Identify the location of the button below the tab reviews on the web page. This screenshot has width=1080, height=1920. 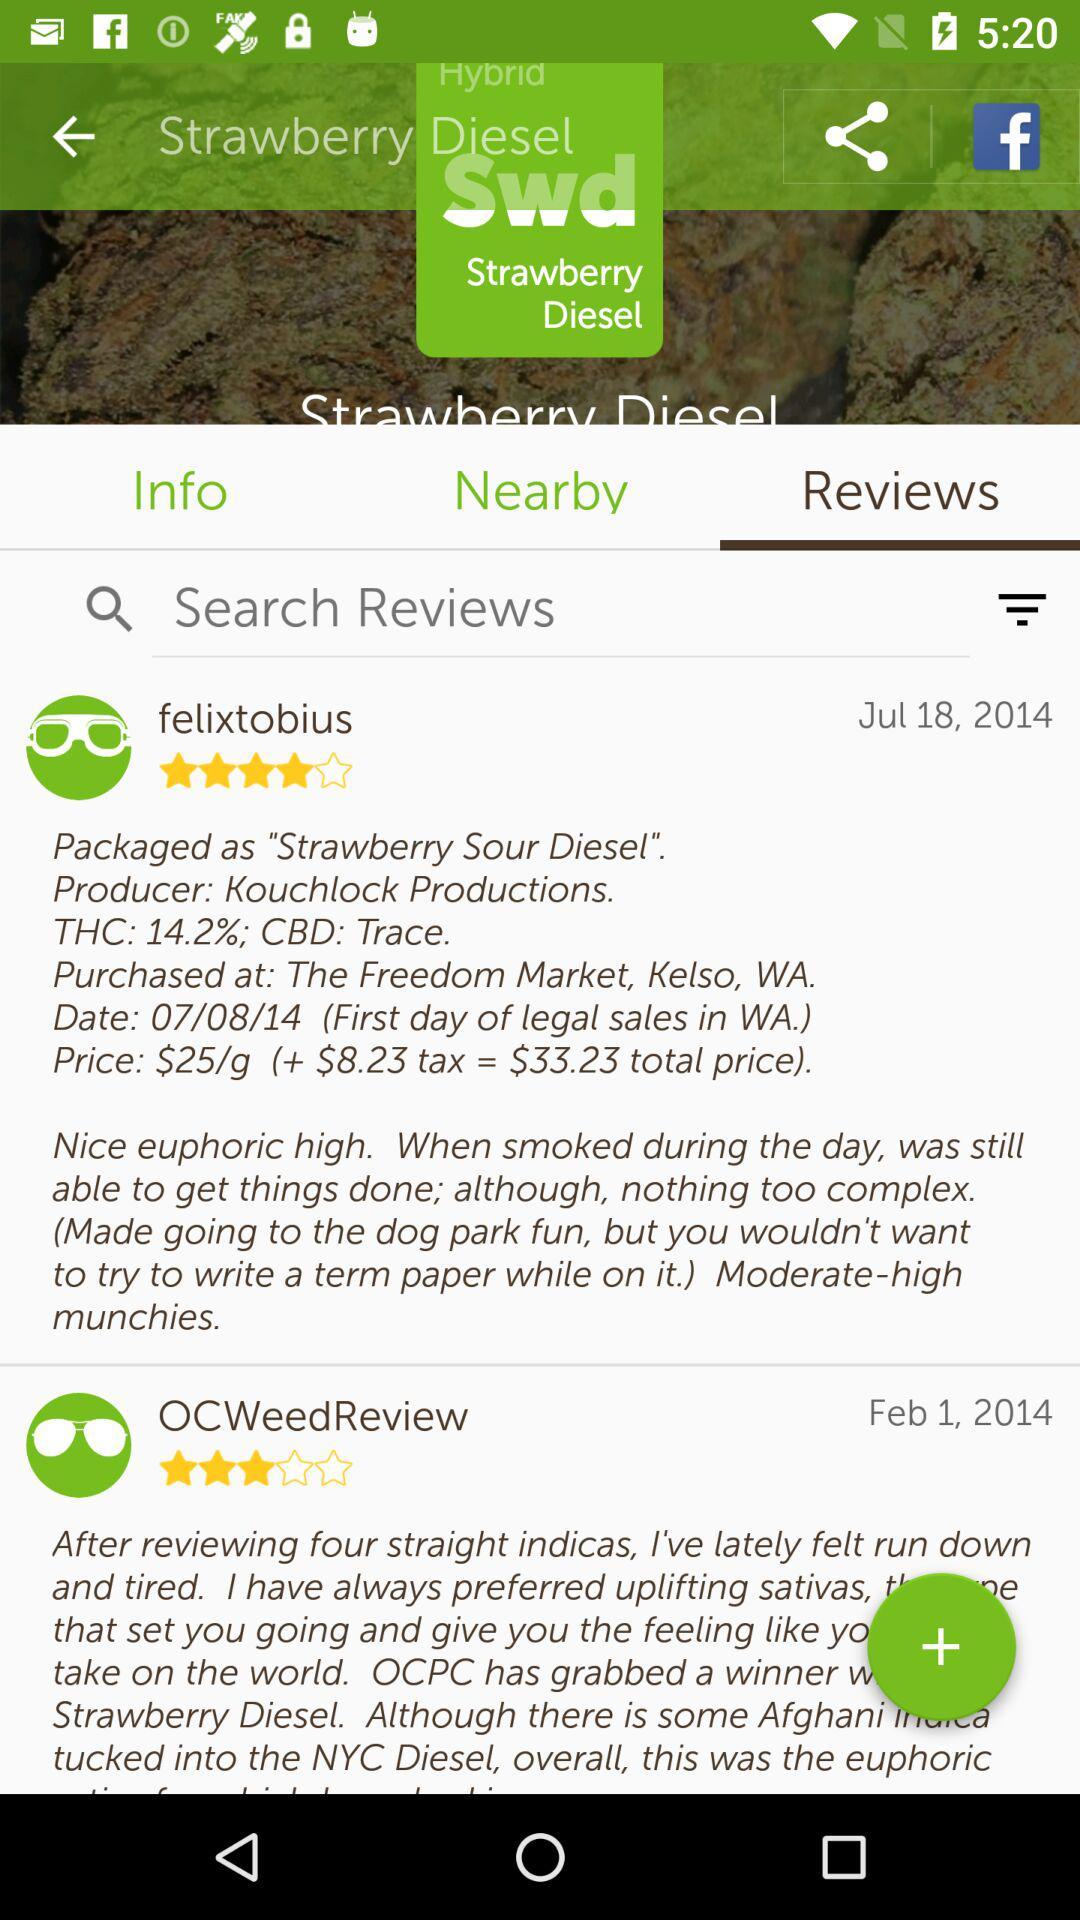
(1022, 608).